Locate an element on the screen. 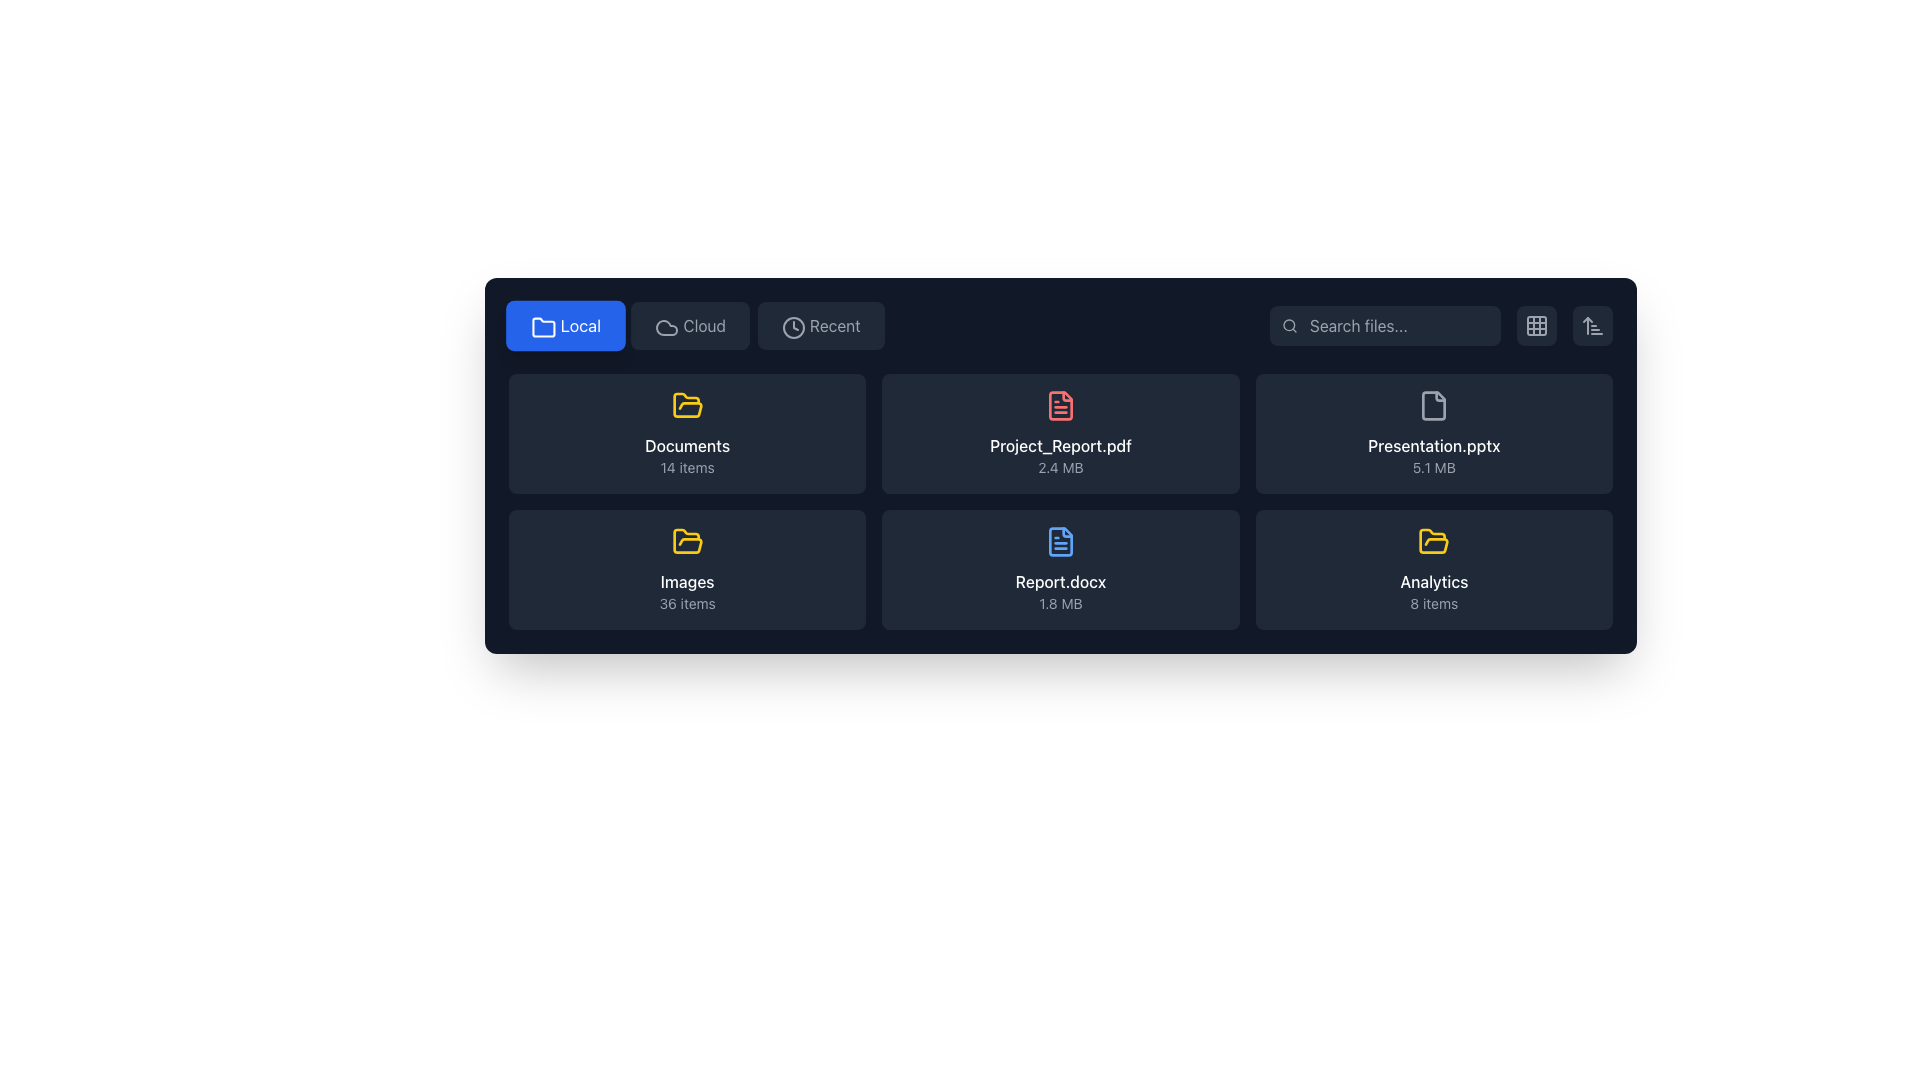 This screenshot has height=1080, width=1920. the 'Local' button is located at coordinates (565, 325).